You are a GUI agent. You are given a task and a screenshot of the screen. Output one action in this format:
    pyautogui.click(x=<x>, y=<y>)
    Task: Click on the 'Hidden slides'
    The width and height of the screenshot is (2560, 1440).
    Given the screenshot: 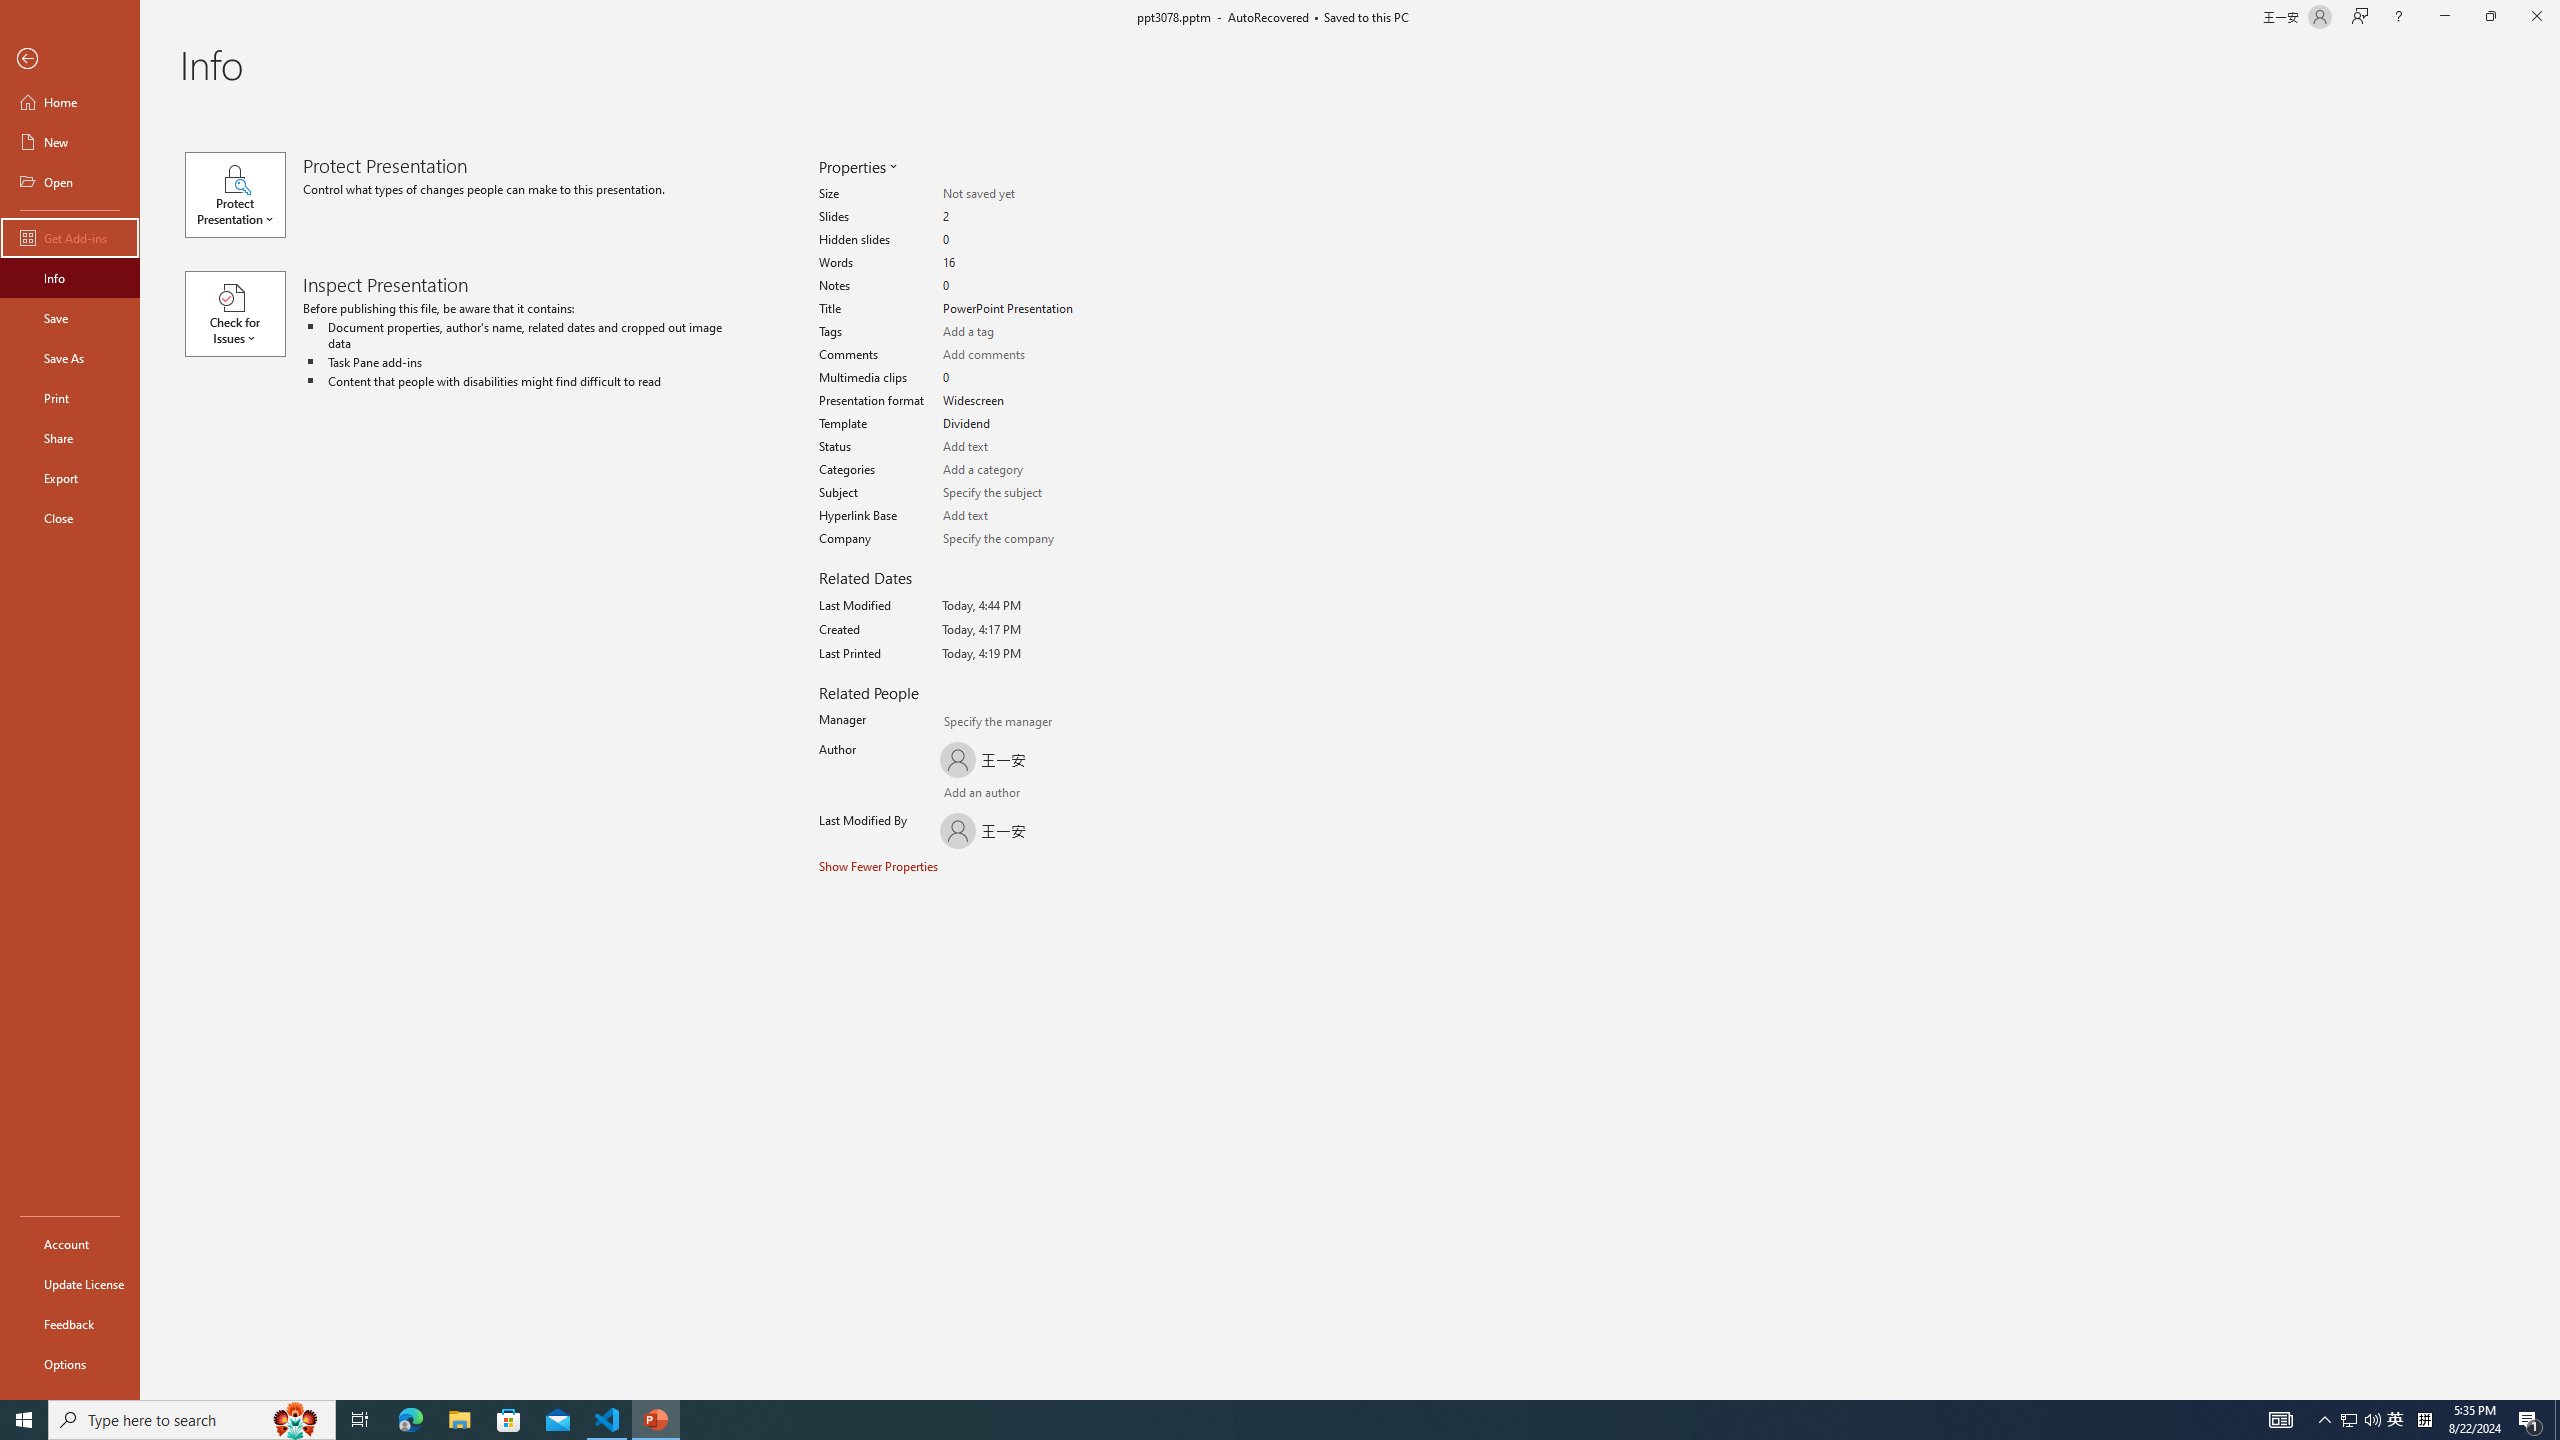 What is the action you would take?
    pyautogui.click(x=1011, y=240)
    